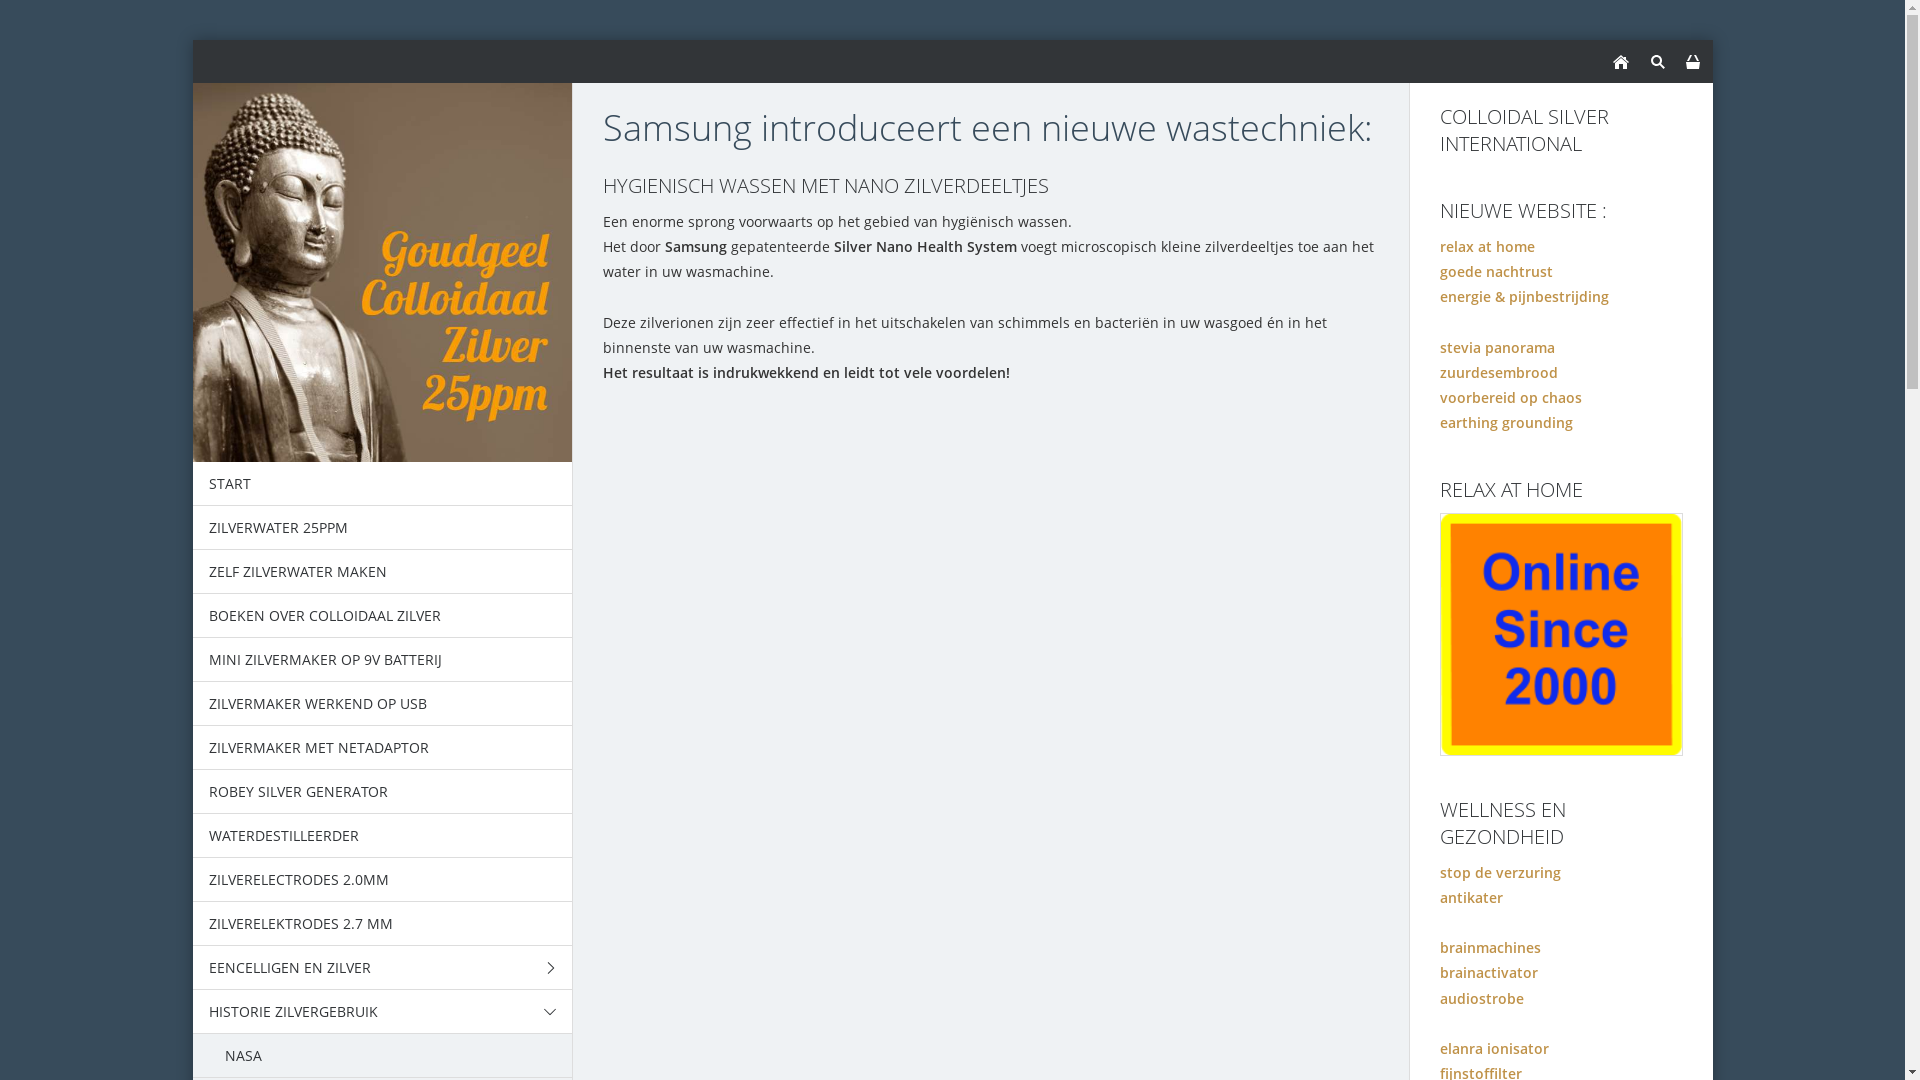 The height and width of the screenshot is (1080, 1920). What do you see at coordinates (381, 615) in the screenshot?
I see `'BOEKEN OVER COLLOIDAAL ZILVER'` at bounding box center [381, 615].